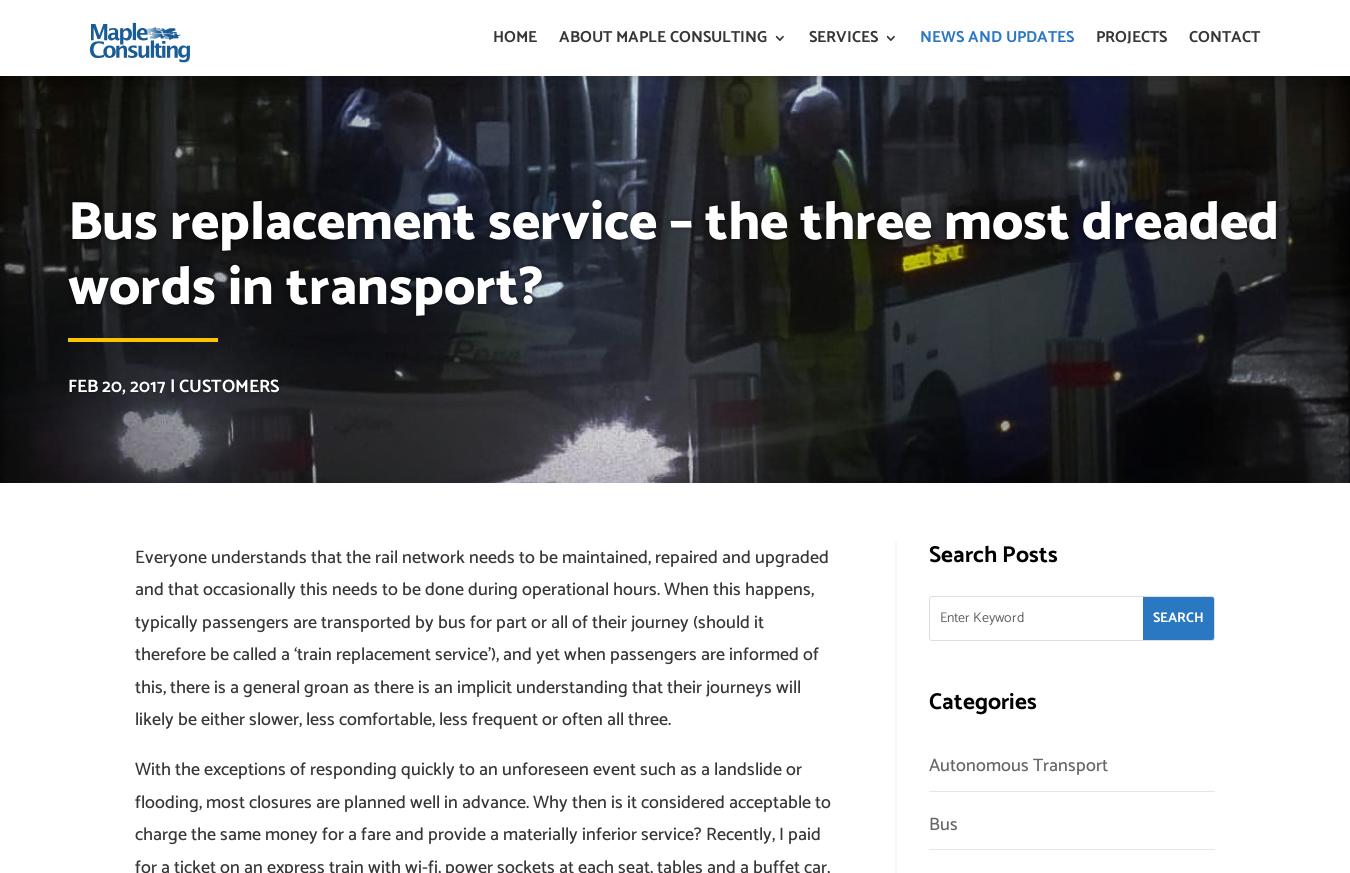 The image size is (1350, 873). What do you see at coordinates (171, 385) in the screenshot?
I see `'|'` at bounding box center [171, 385].